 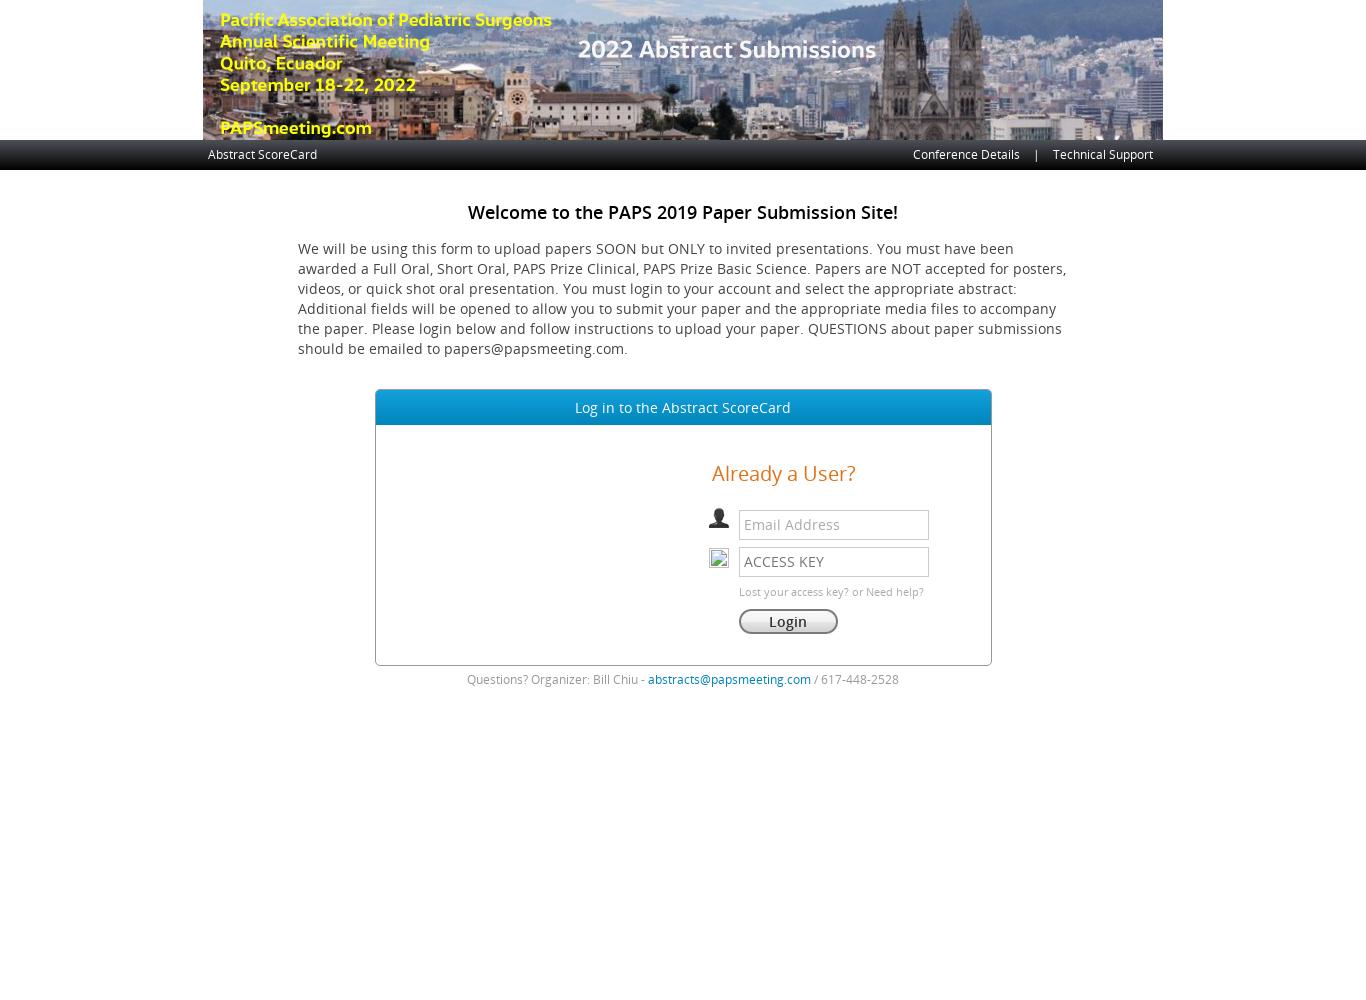 I want to click on 'Questions? 
			Organizer: Bill Chiu -', so click(x=557, y=679).